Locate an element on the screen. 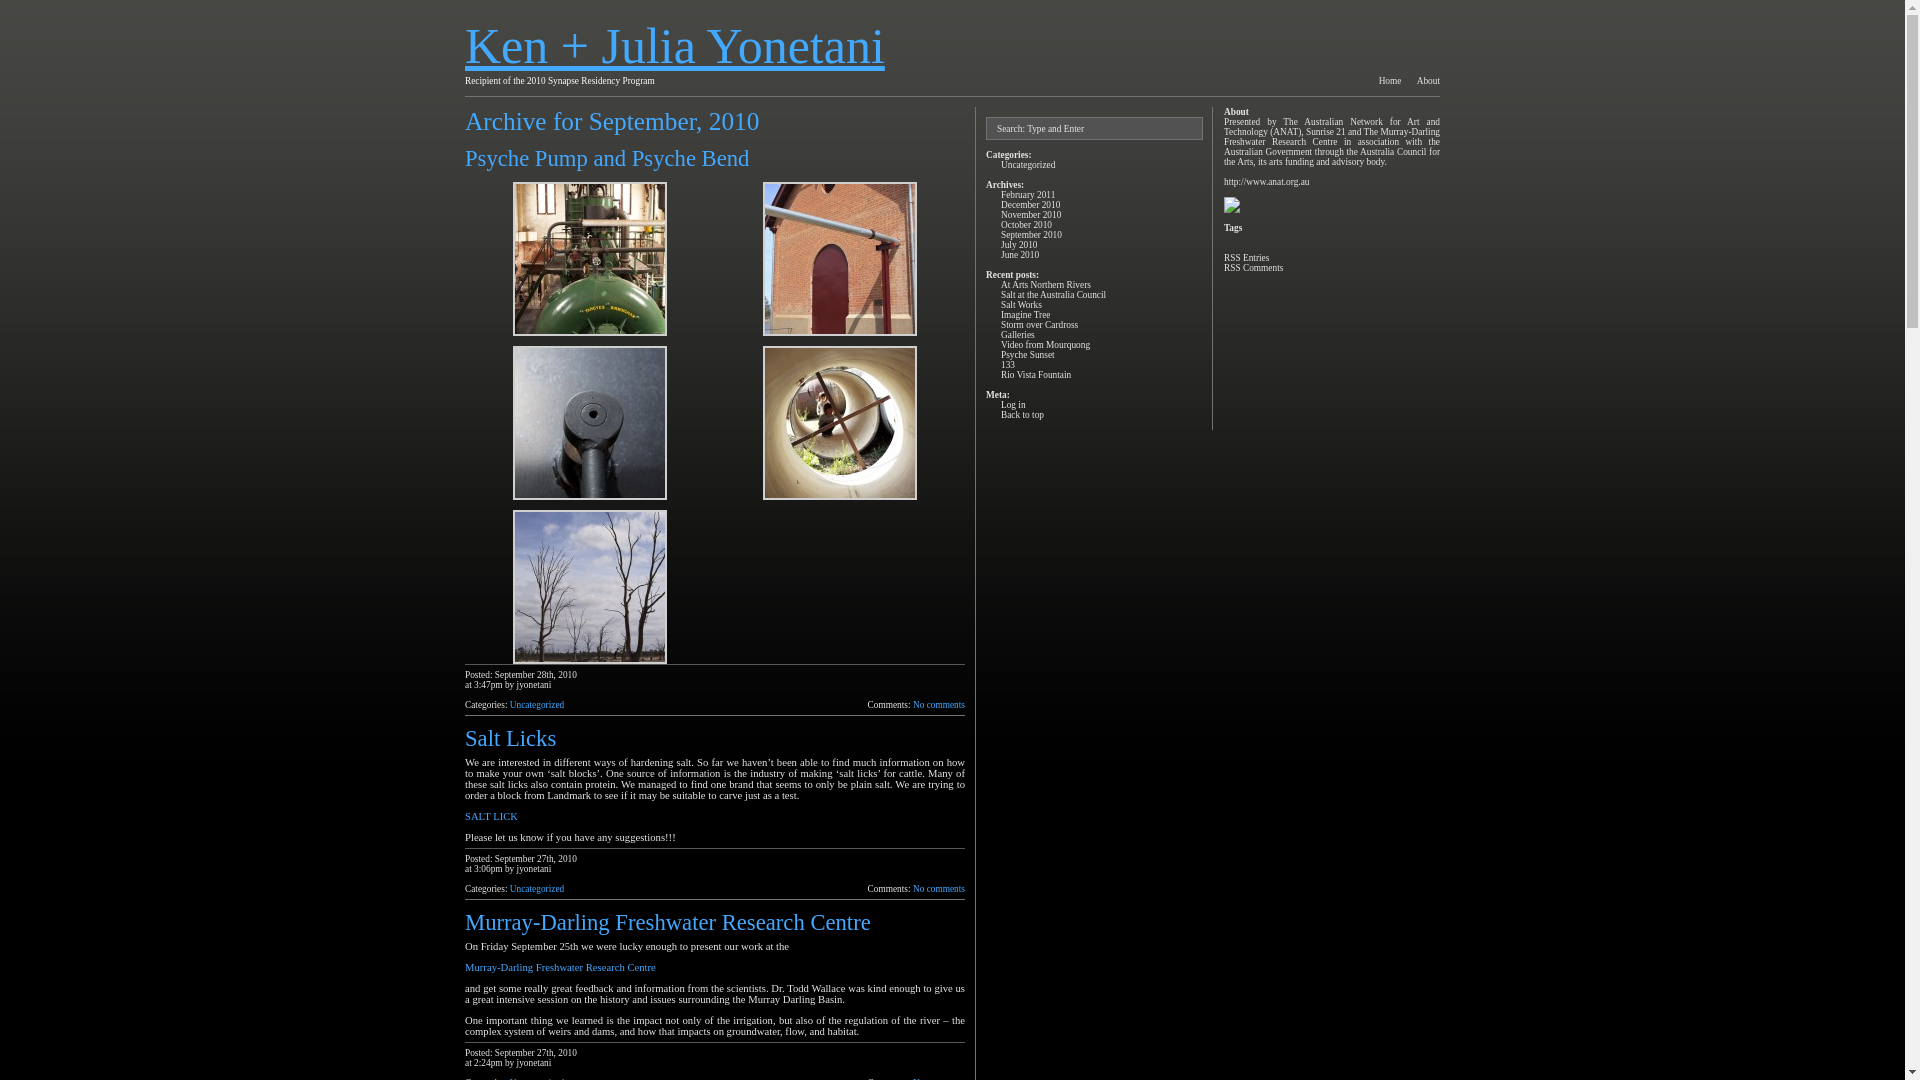 Image resolution: width=1920 pixels, height=1080 pixels. 'RSS Entries' is located at coordinates (1245, 257).